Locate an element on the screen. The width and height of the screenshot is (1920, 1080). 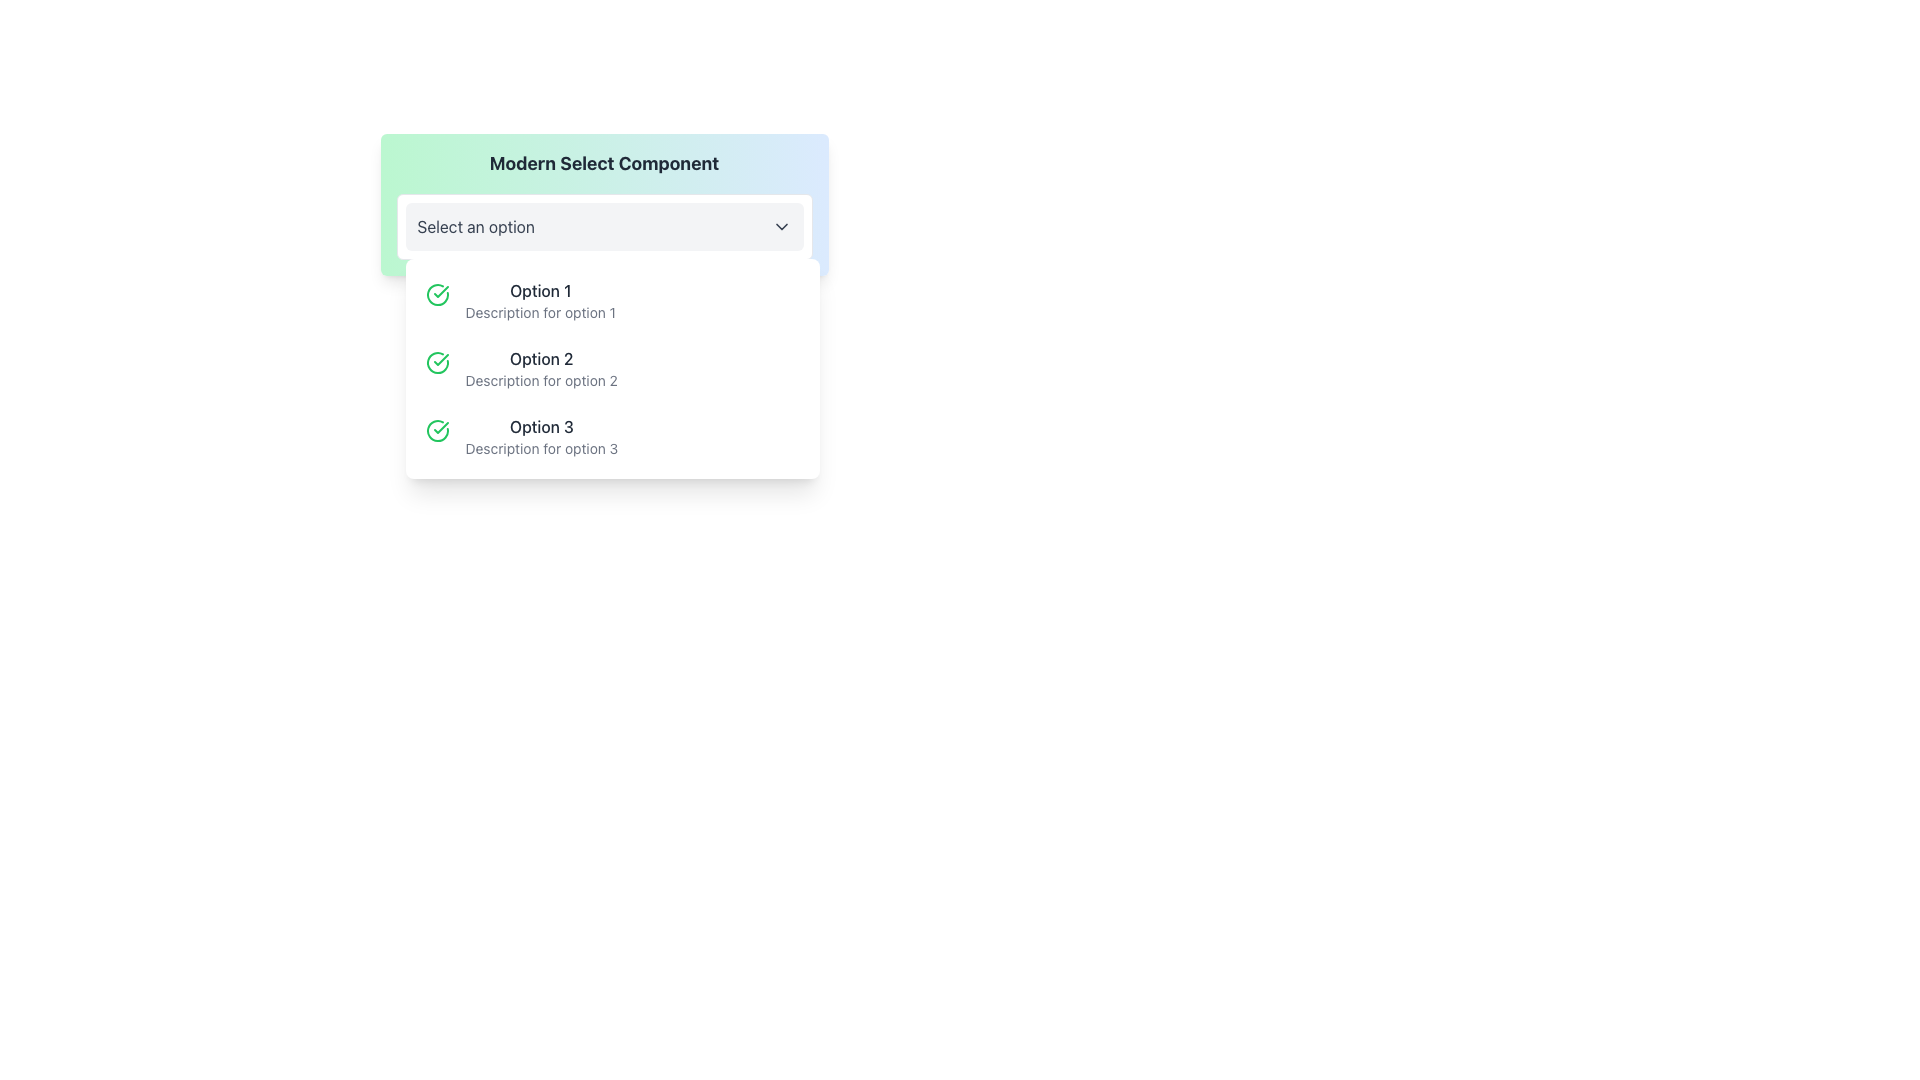
the text label 'Description for option 2' located beneath 'Option 2' in the dropdown menu is located at coordinates (541, 381).